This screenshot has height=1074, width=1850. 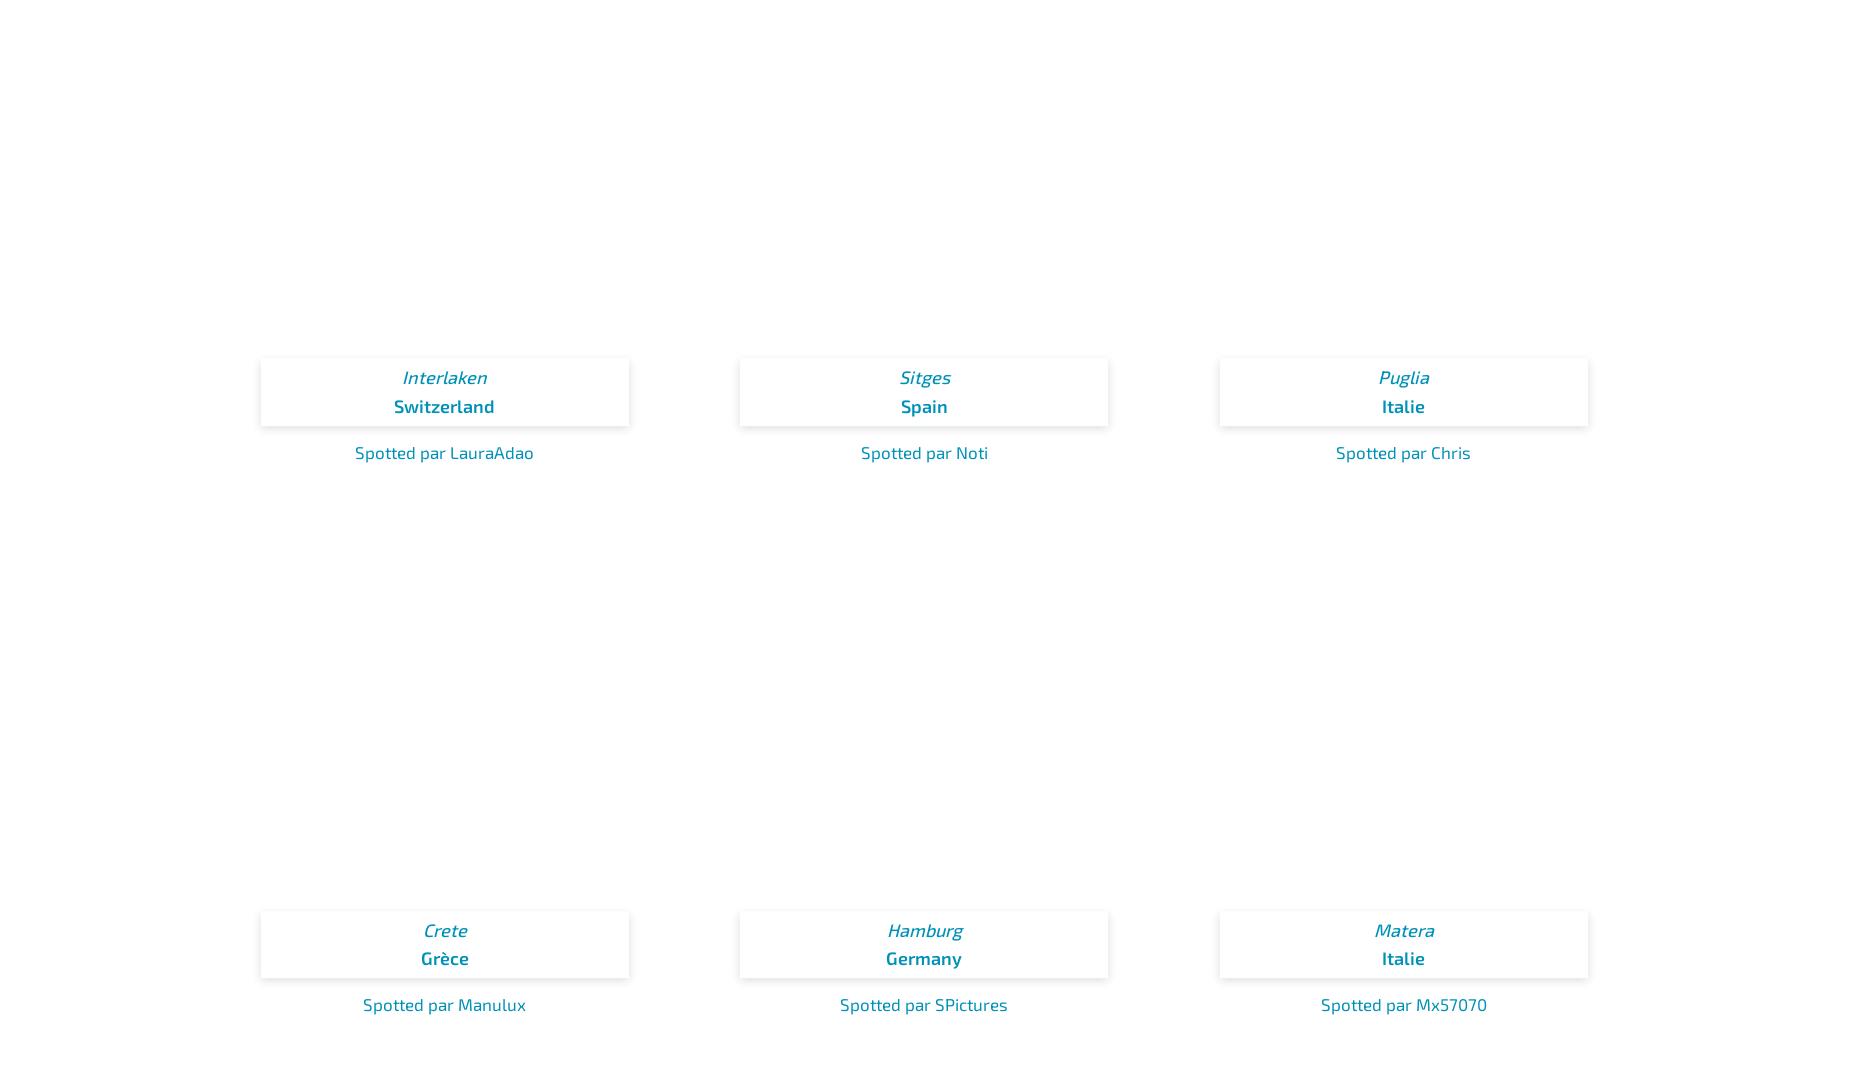 I want to click on 'Puglia', so click(x=1403, y=375).